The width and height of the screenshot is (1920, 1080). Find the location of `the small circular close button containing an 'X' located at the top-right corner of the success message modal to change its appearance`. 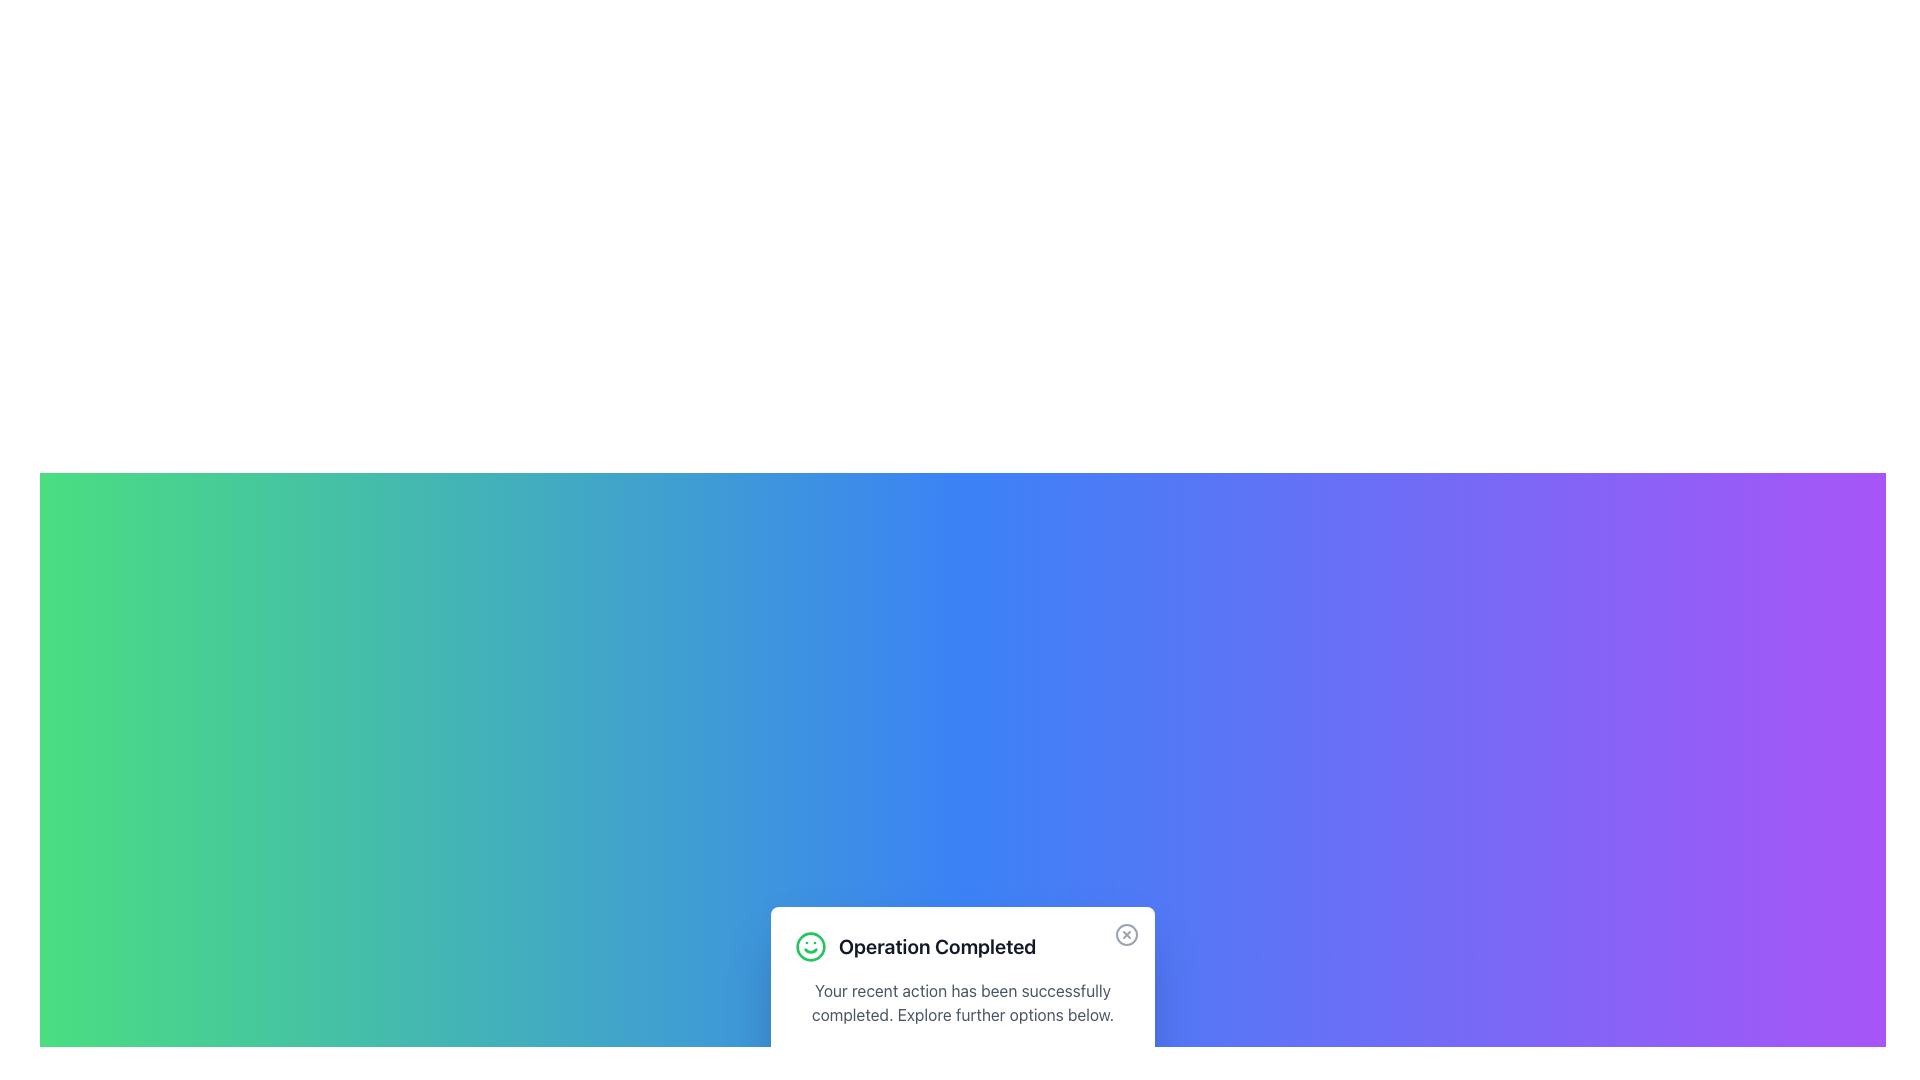

the small circular close button containing an 'X' located at the top-right corner of the success message modal to change its appearance is located at coordinates (1127, 934).